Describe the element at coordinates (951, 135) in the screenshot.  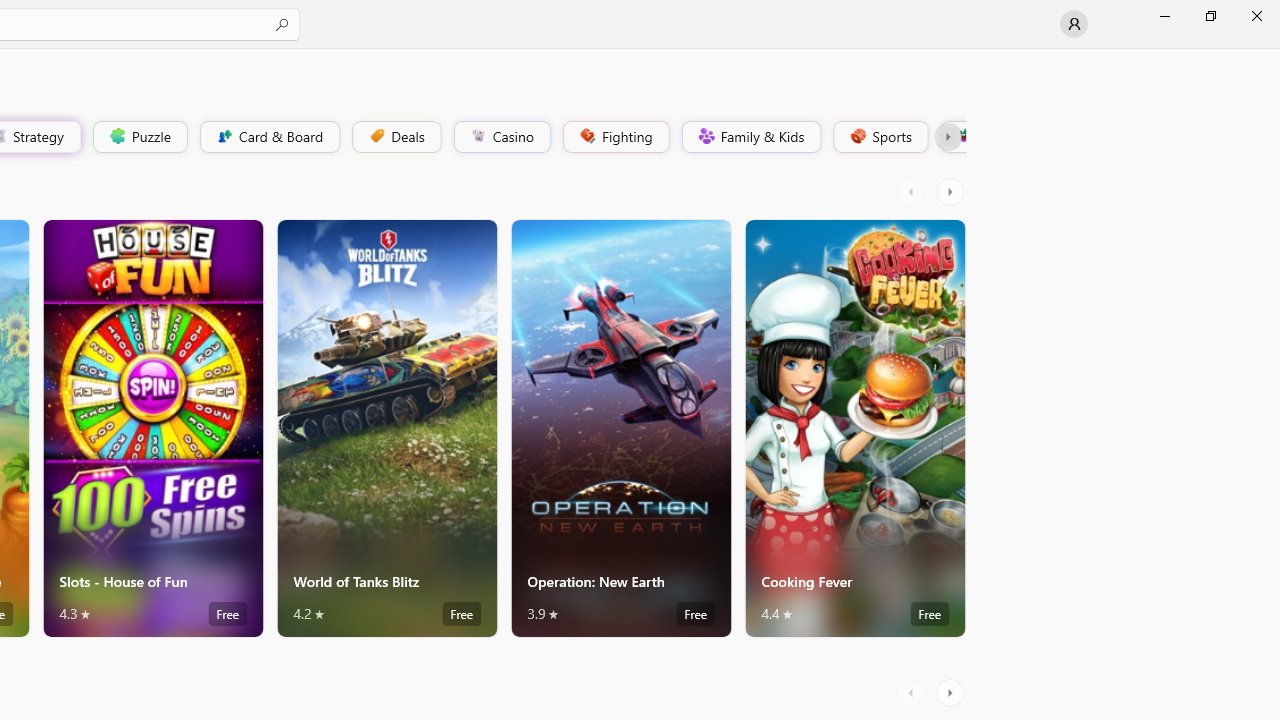
I see `'Platformer'` at that location.